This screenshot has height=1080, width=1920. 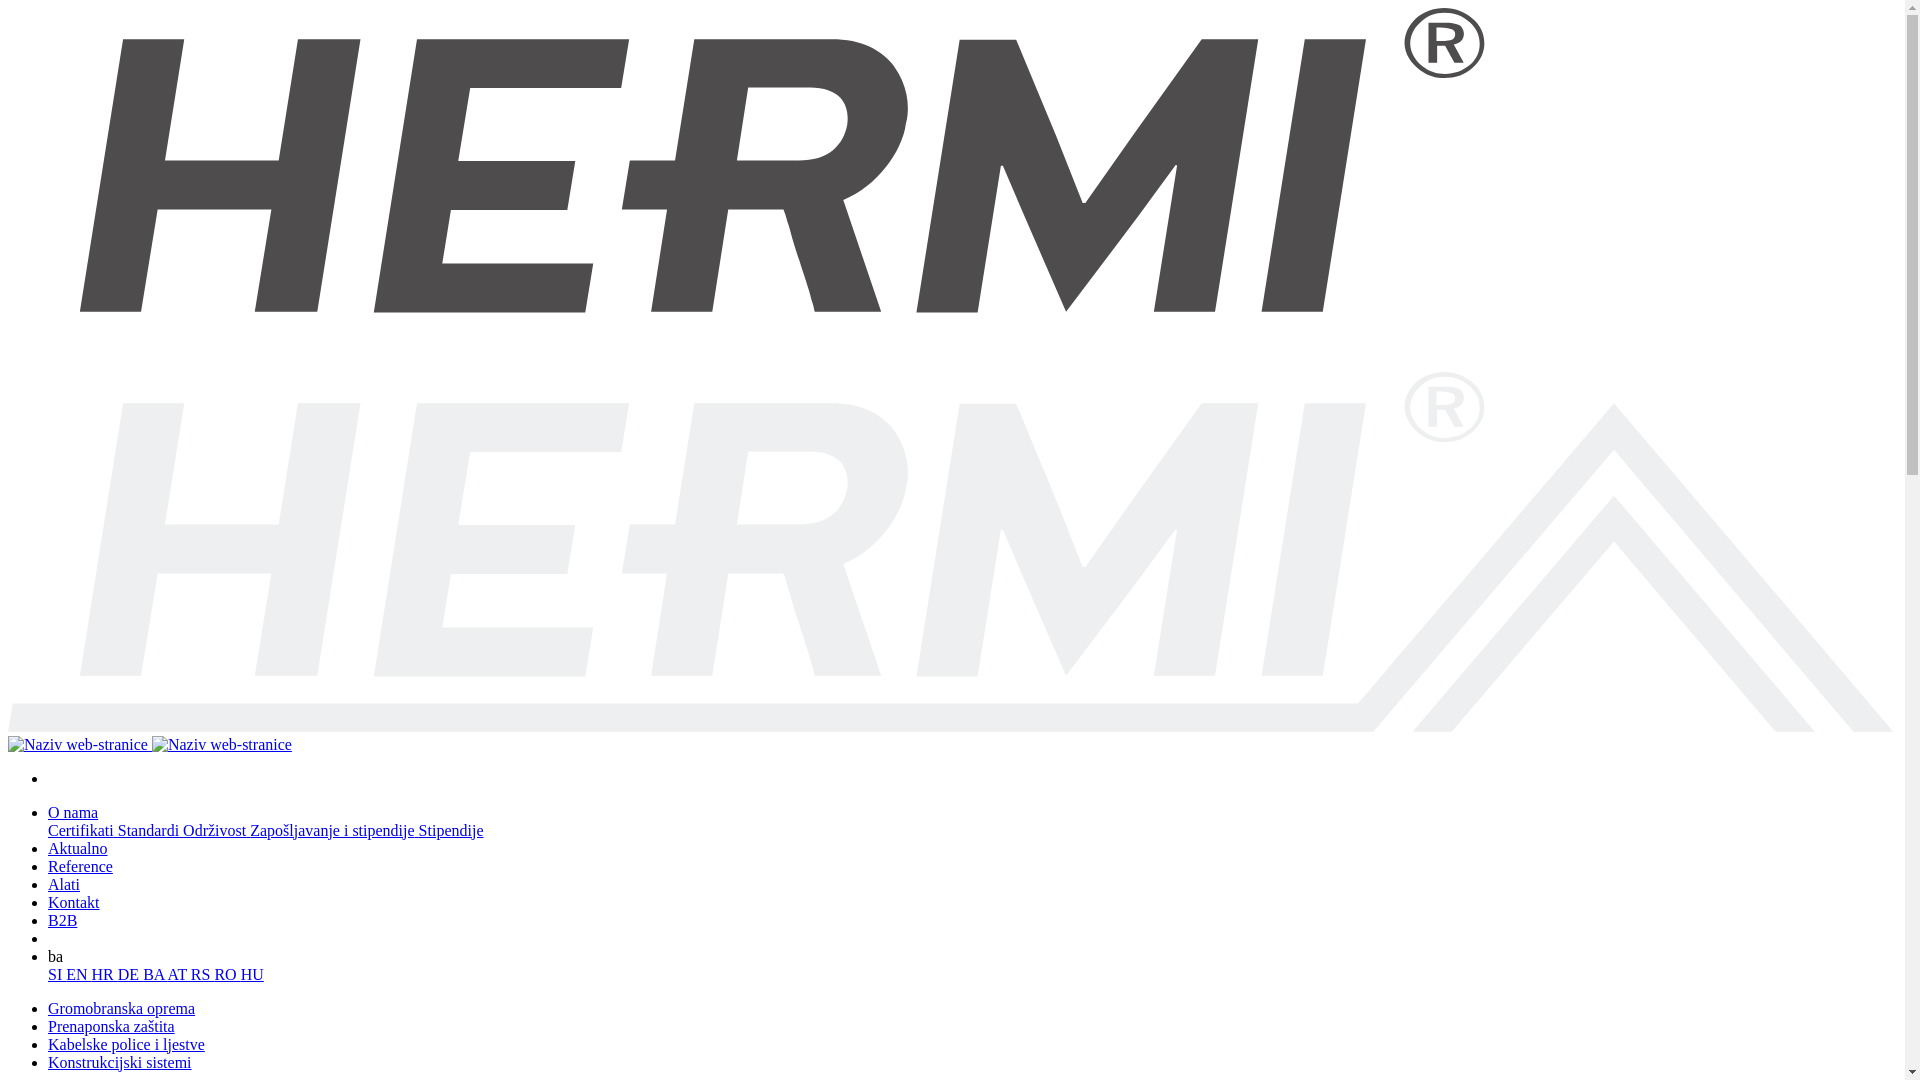 I want to click on 'Aktualno', so click(x=77, y=848).